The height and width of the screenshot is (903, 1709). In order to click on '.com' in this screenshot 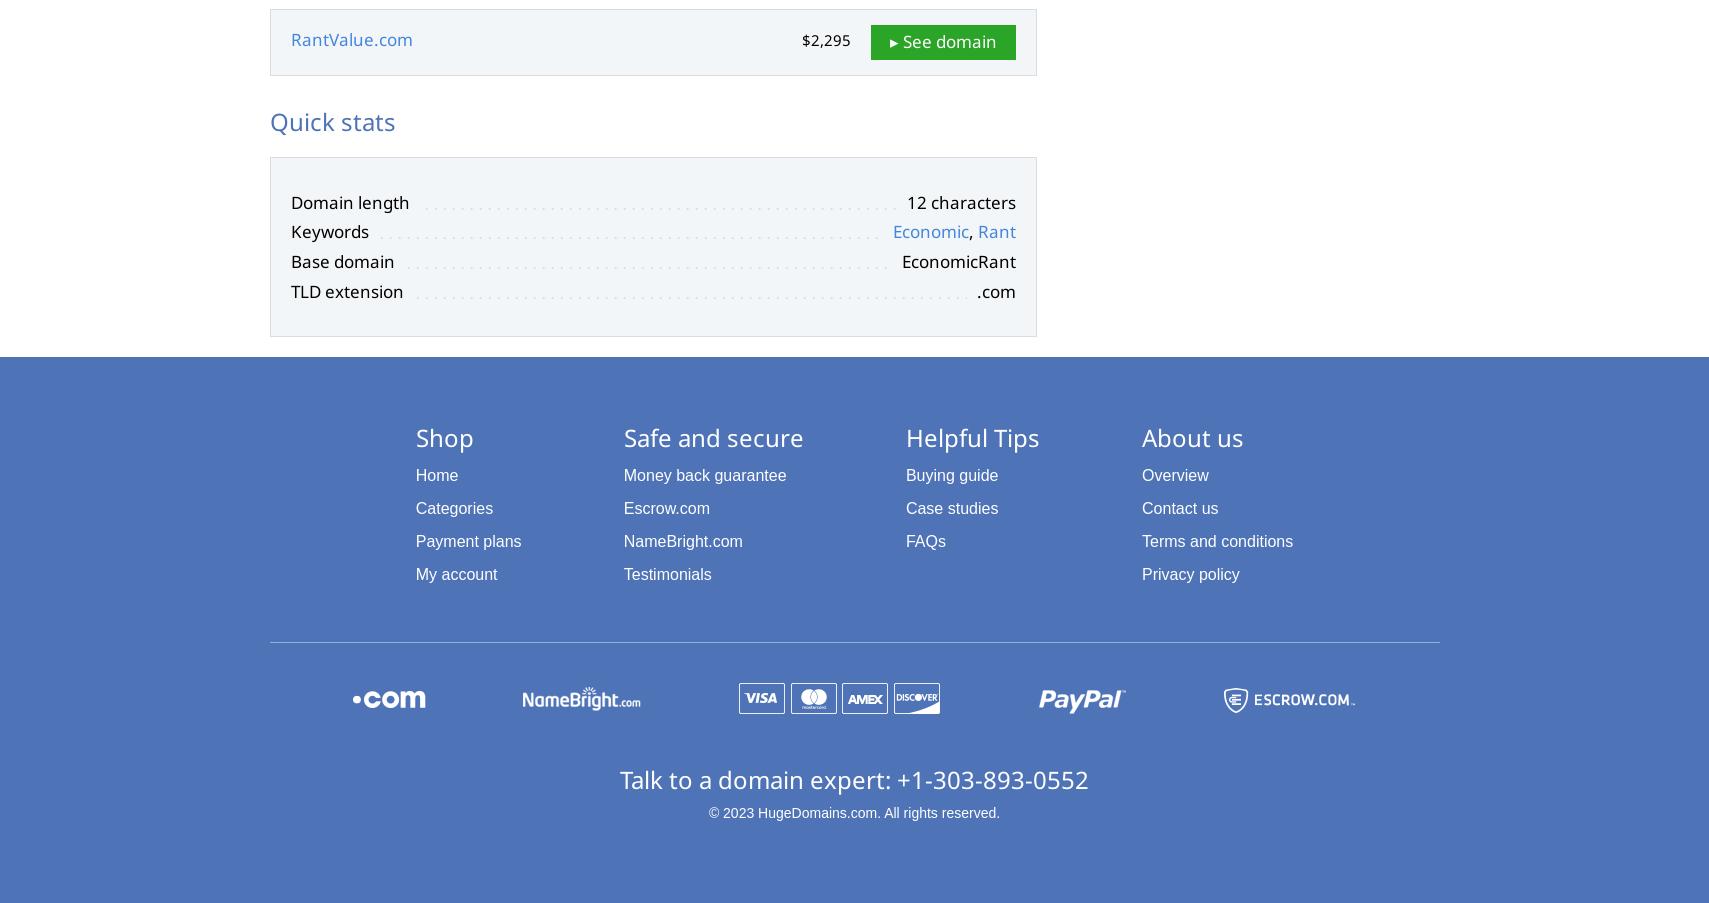, I will do `click(995, 289)`.